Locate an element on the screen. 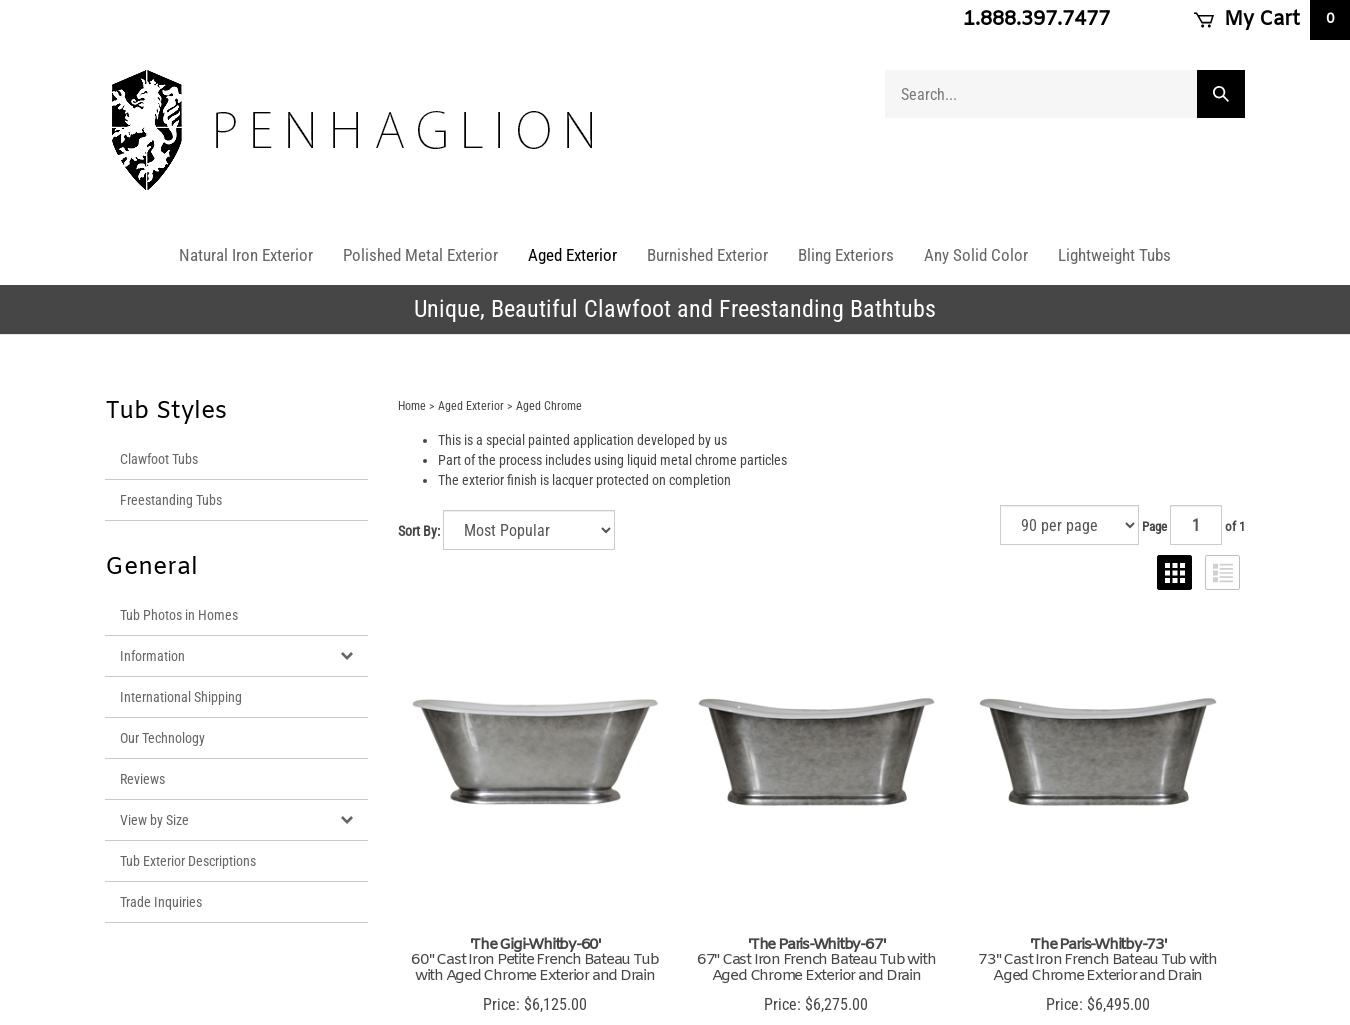 This screenshot has width=1350, height=1025. 'Page' is located at coordinates (1155, 524).